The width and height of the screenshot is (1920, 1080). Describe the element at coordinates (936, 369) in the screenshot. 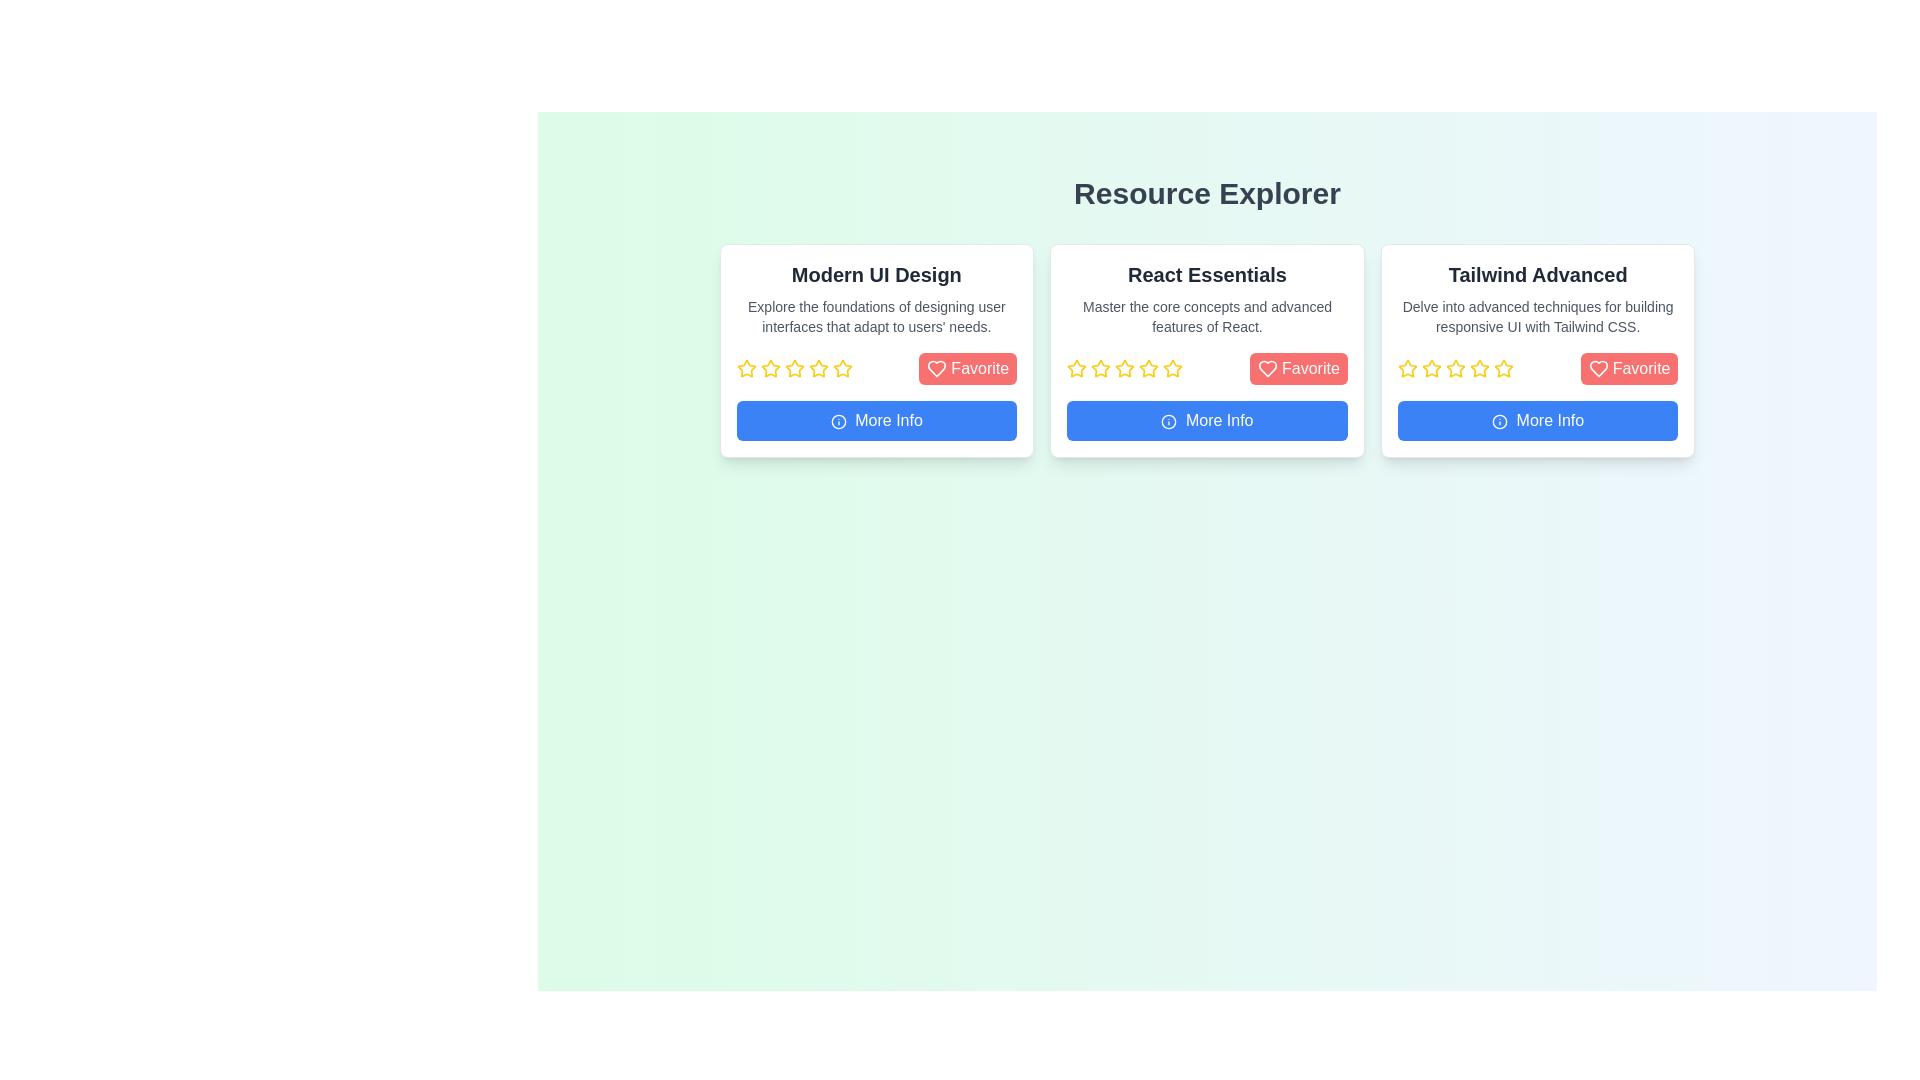

I see `the heart icon located at the center of the 'Favorite' button on the card labeled 'Modern UI Design' to interact with it` at that location.